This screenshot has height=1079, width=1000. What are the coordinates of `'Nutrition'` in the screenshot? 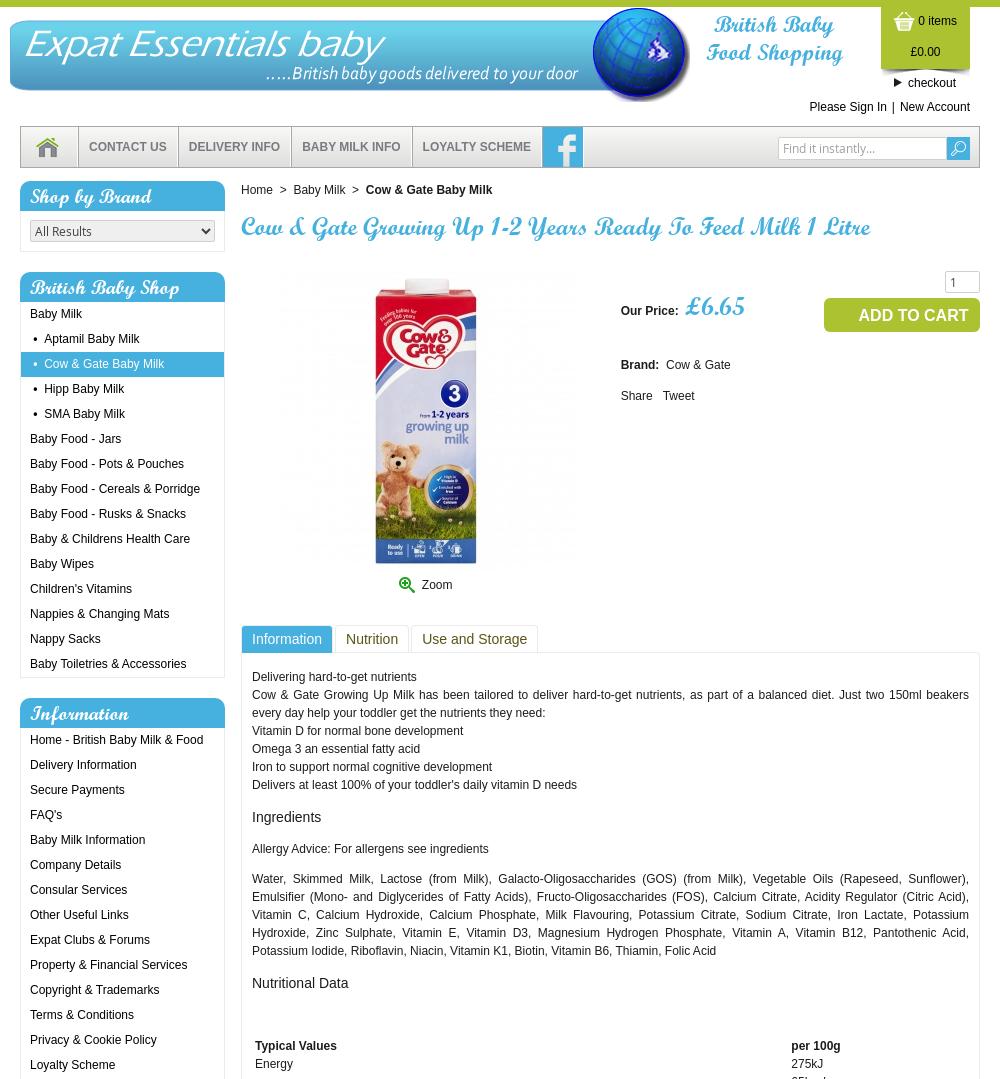 It's located at (371, 637).